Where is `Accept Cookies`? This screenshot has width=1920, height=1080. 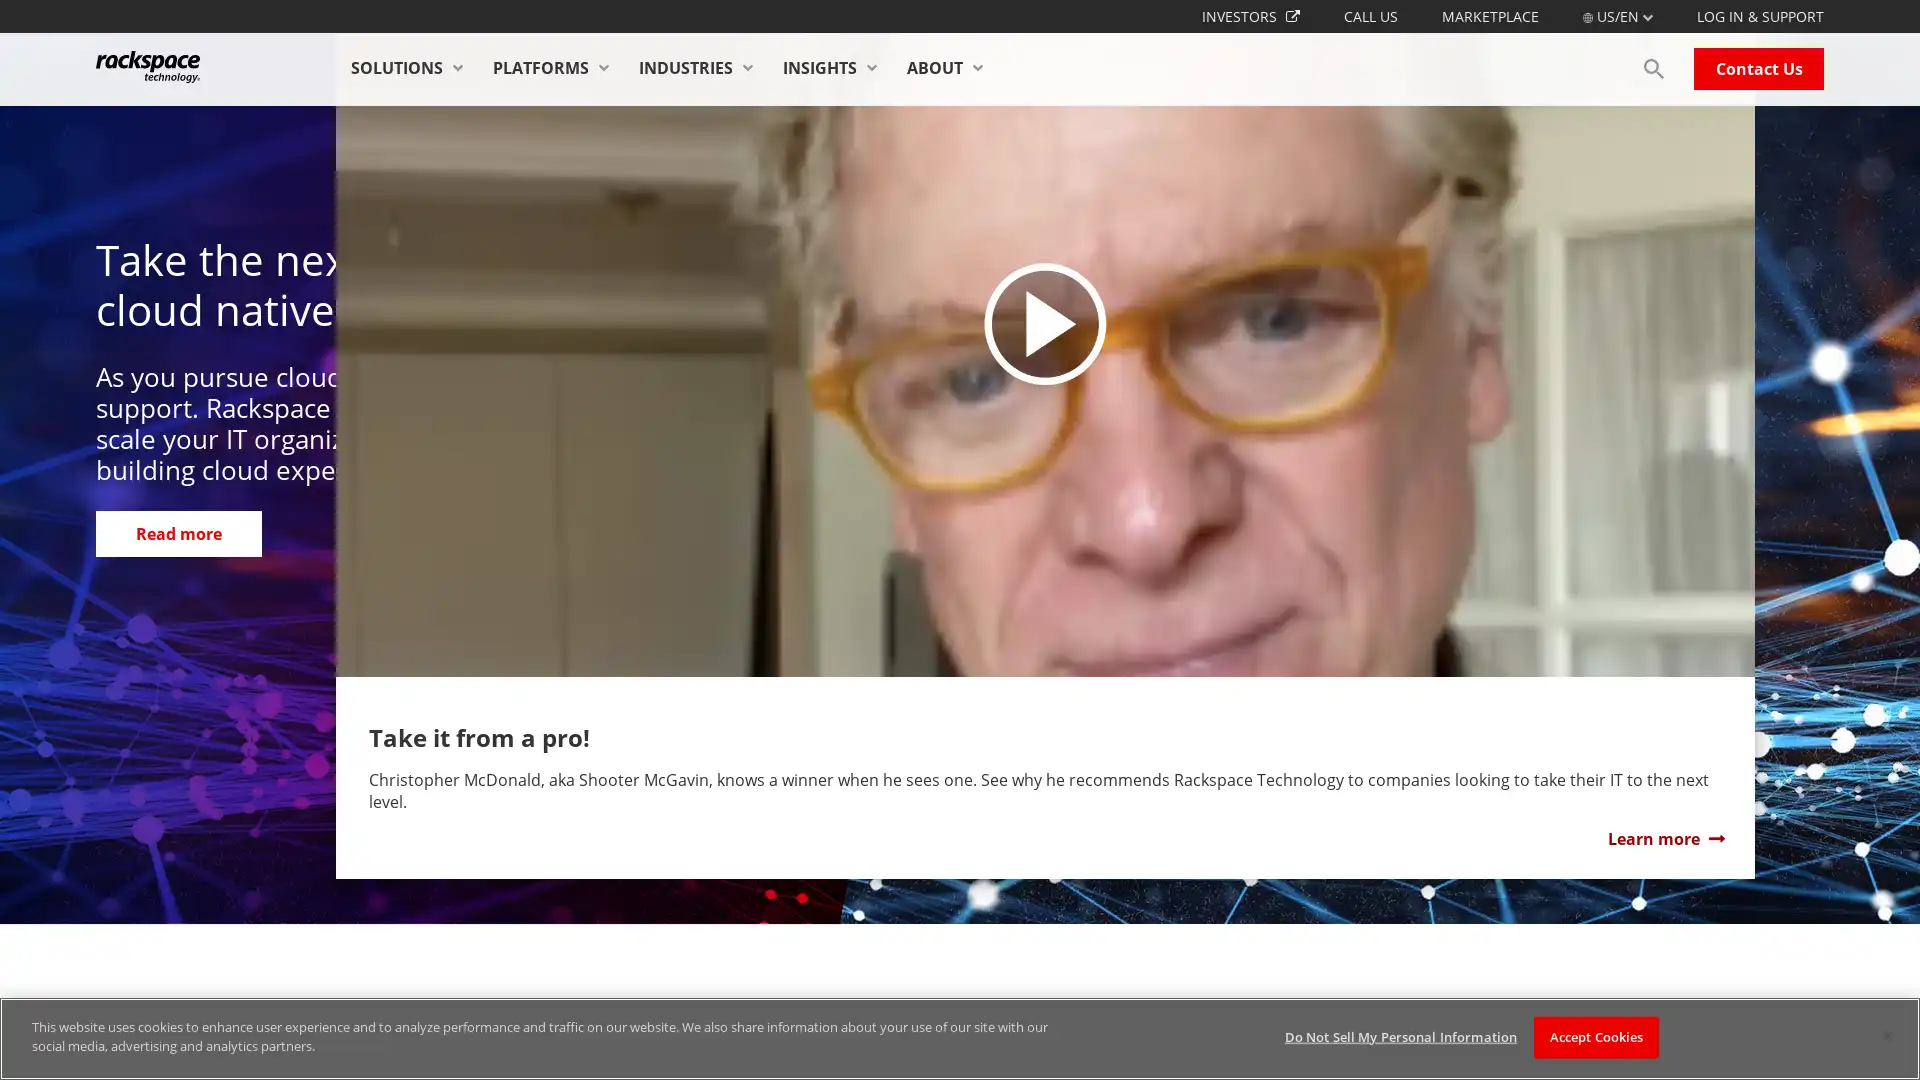
Accept Cookies is located at coordinates (1595, 1036).